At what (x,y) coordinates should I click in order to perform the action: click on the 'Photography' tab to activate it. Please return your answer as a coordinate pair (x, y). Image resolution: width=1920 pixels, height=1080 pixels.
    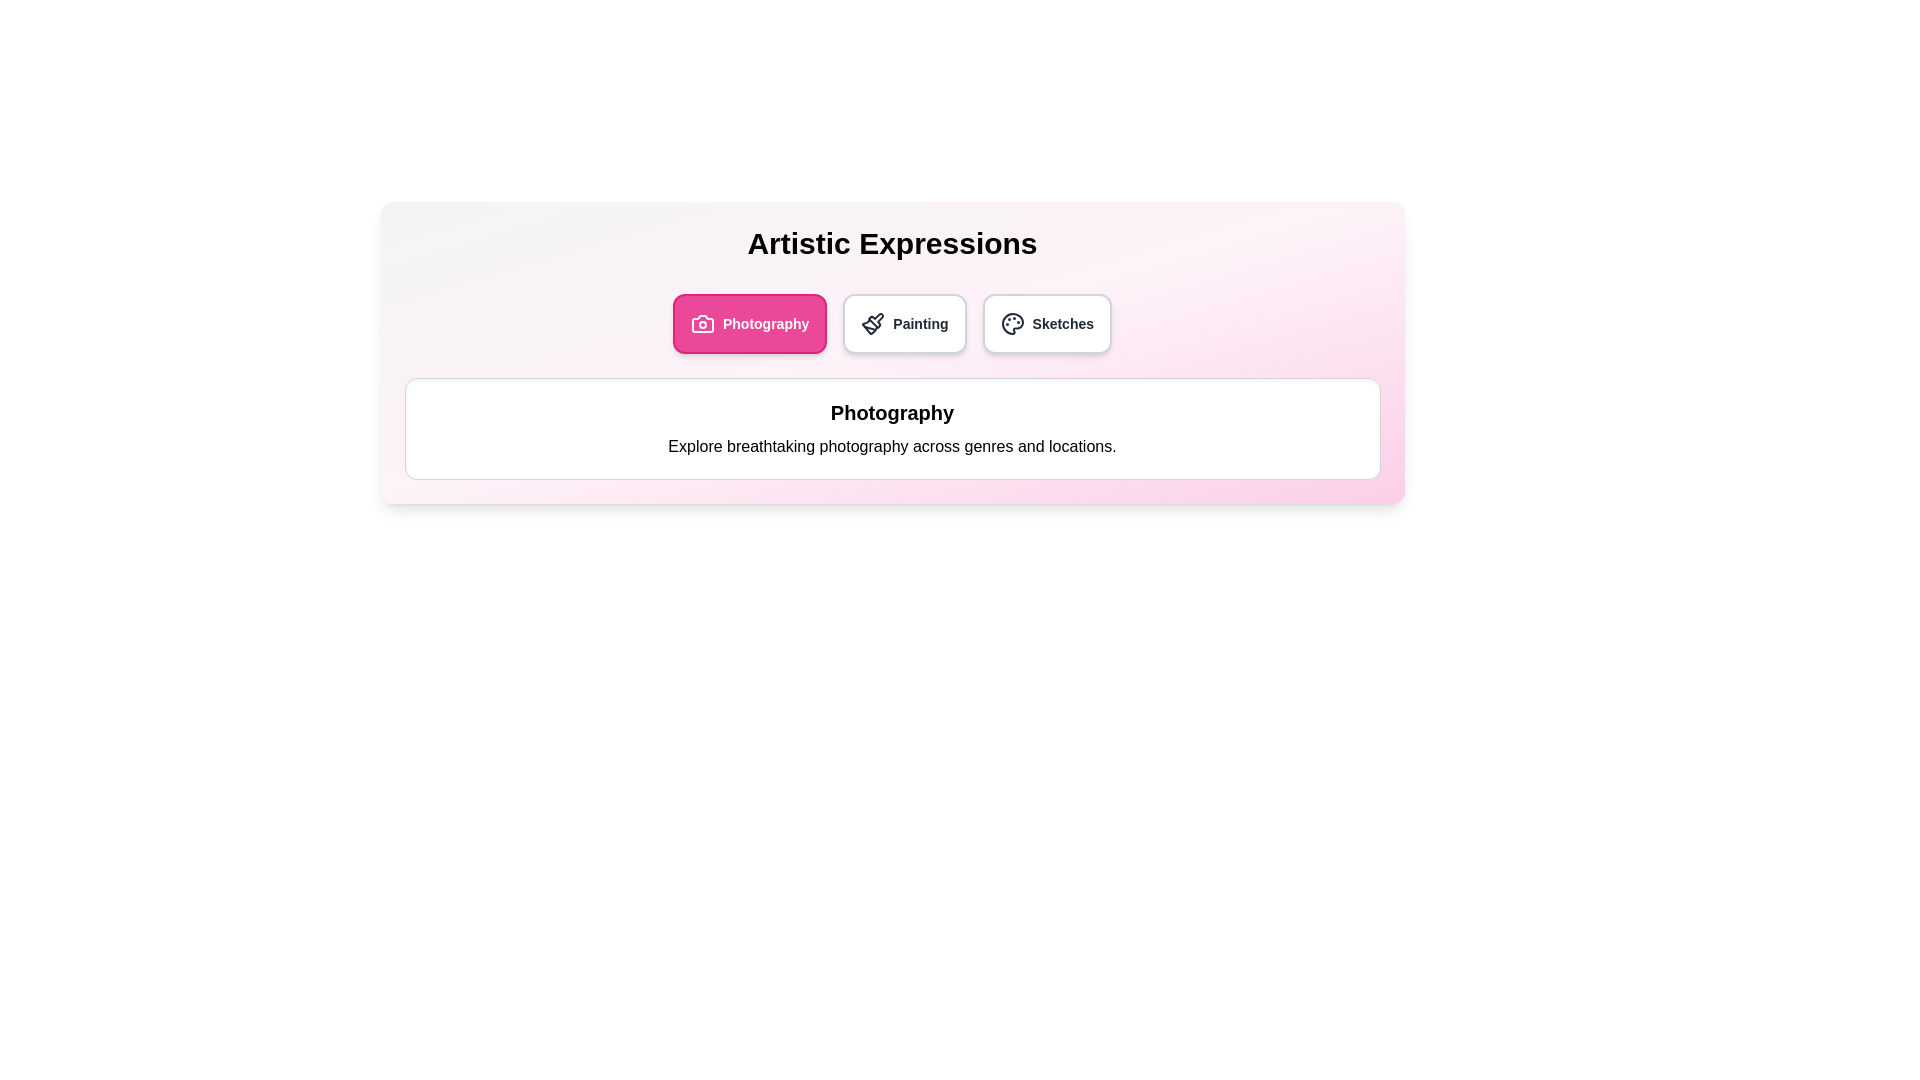
    Looking at the image, I should click on (748, 323).